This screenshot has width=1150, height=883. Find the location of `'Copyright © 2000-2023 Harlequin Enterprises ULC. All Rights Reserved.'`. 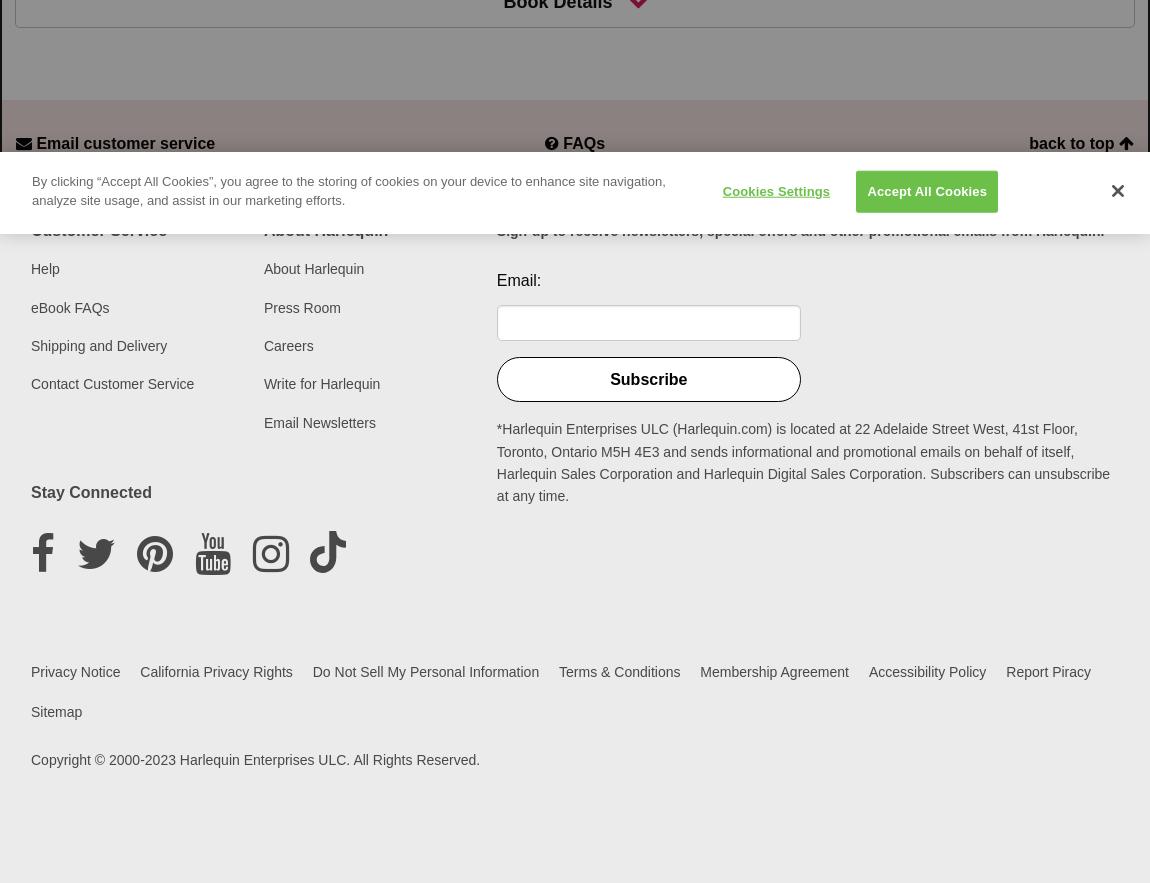

'Copyright © 2000-2023 Harlequin Enterprises ULC. All Rights Reserved.' is located at coordinates (254, 759).